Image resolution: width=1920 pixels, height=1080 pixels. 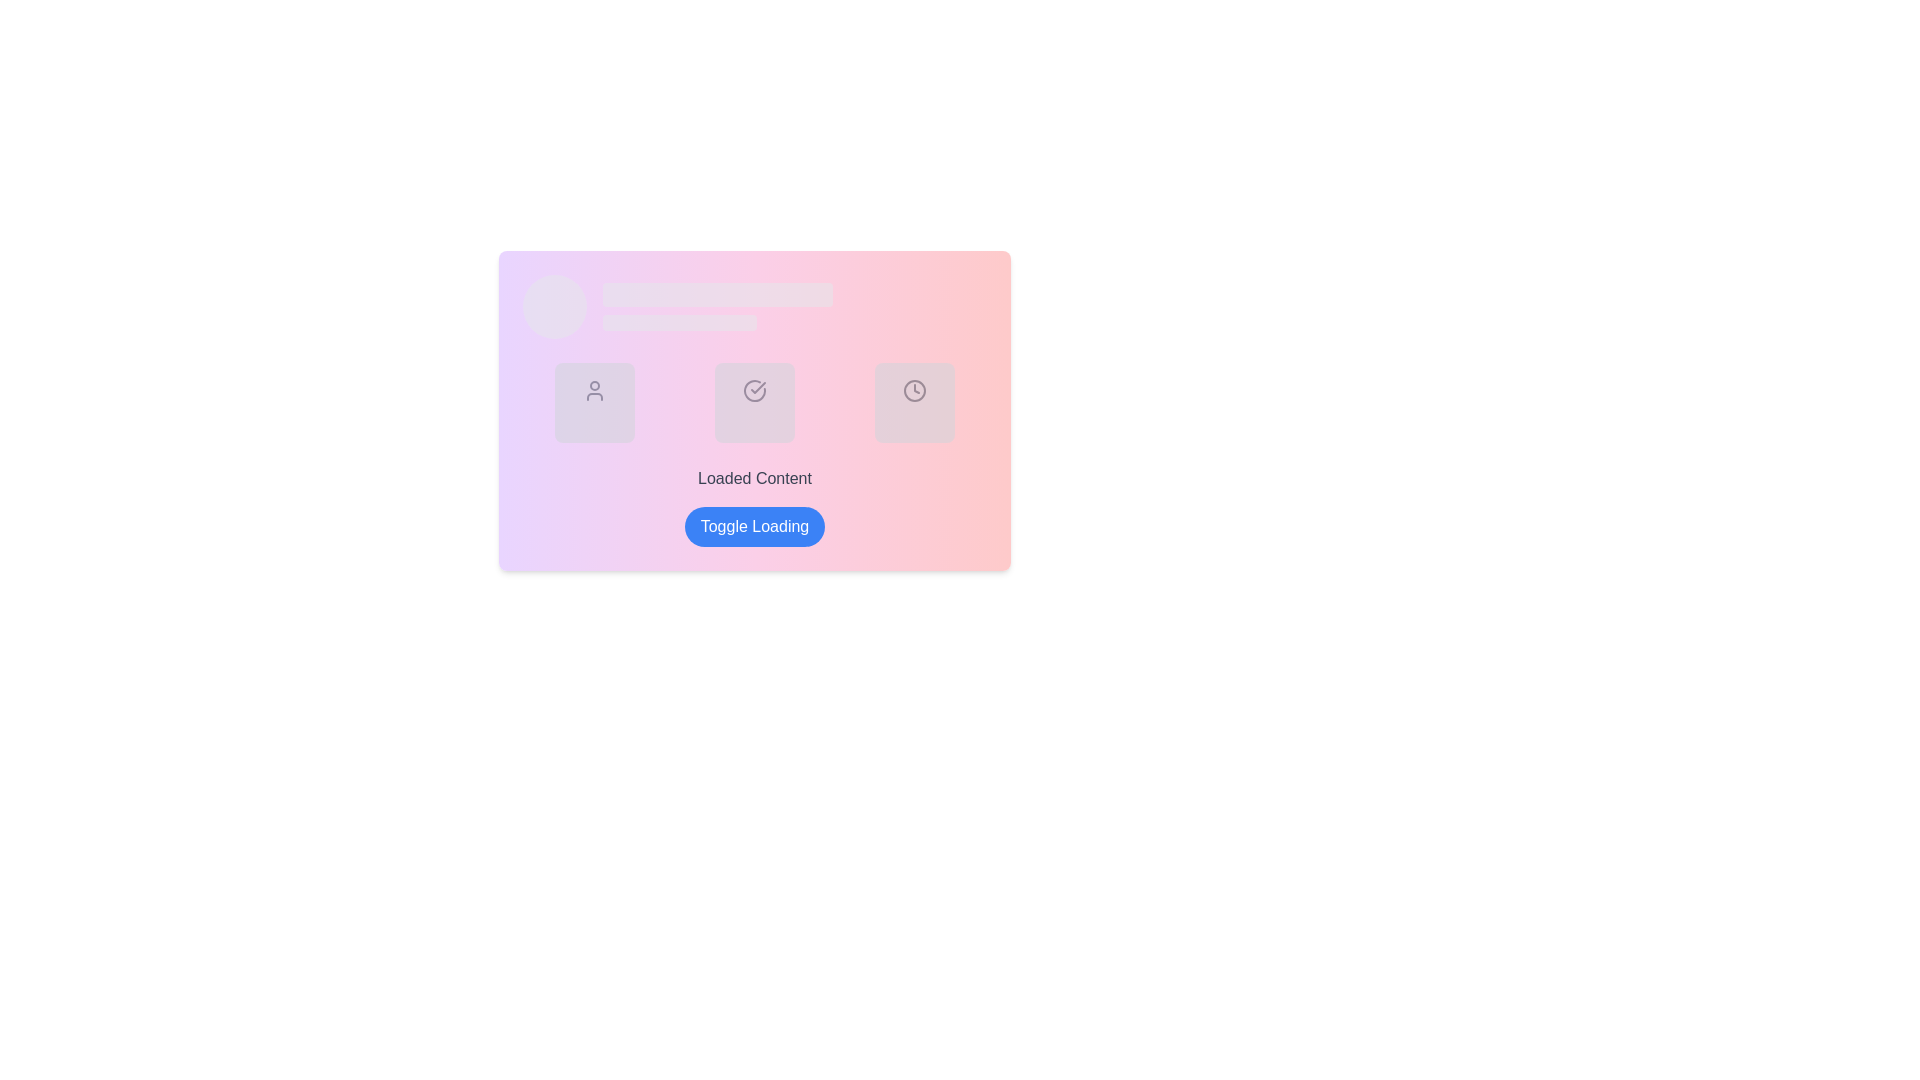 I want to click on the blue rectangular button labeled 'Toggle Loading', so click(x=753, y=526).